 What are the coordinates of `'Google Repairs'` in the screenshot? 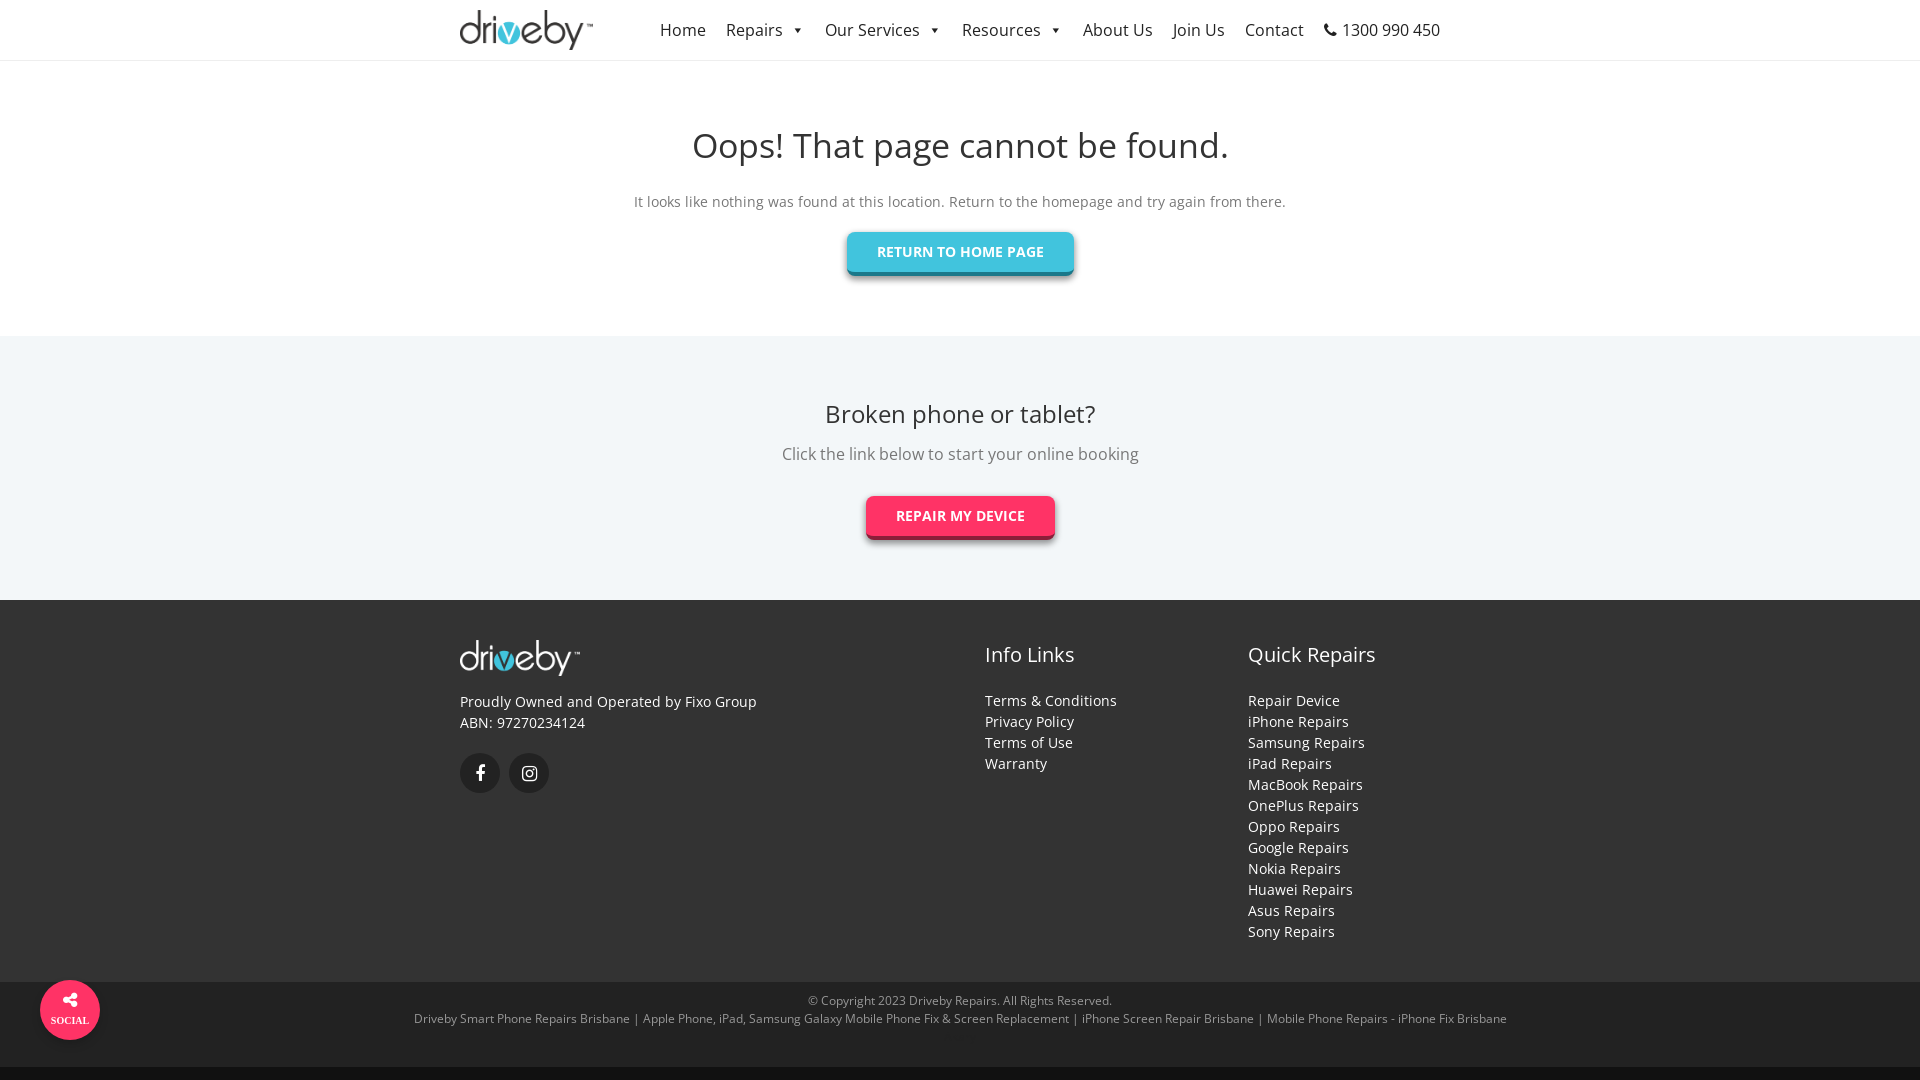 It's located at (1298, 847).